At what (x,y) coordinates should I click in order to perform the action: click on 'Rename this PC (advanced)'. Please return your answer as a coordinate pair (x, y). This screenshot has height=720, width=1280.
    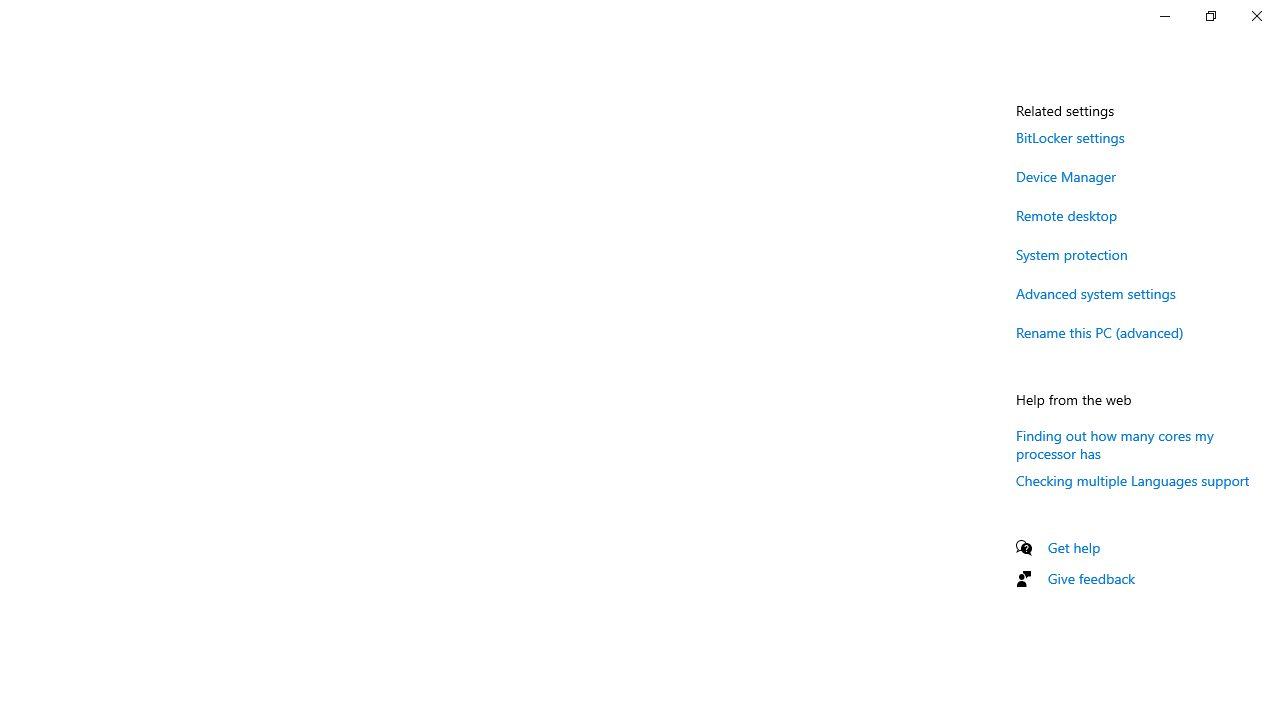
    Looking at the image, I should click on (1099, 331).